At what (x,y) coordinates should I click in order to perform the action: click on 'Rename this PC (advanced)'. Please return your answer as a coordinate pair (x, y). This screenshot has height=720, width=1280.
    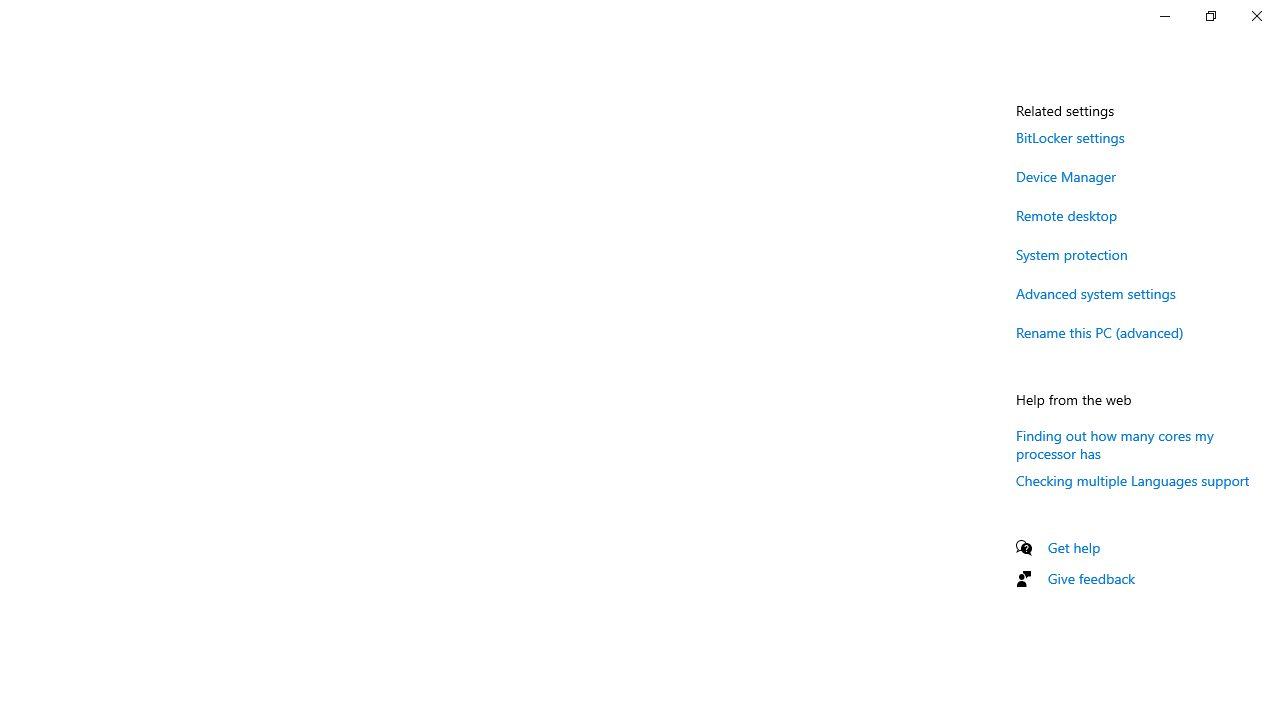
    Looking at the image, I should click on (1099, 331).